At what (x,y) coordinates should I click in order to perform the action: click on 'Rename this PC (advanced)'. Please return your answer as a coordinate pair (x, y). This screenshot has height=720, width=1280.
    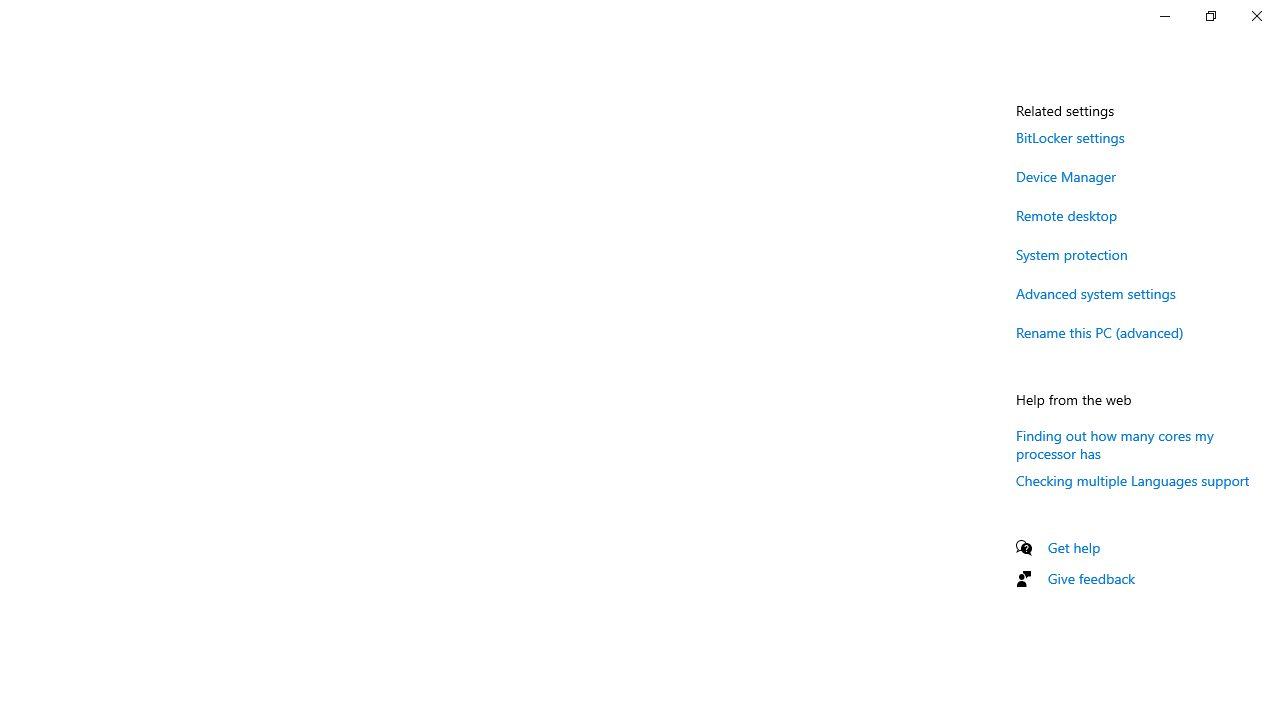
    Looking at the image, I should click on (1099, 331).